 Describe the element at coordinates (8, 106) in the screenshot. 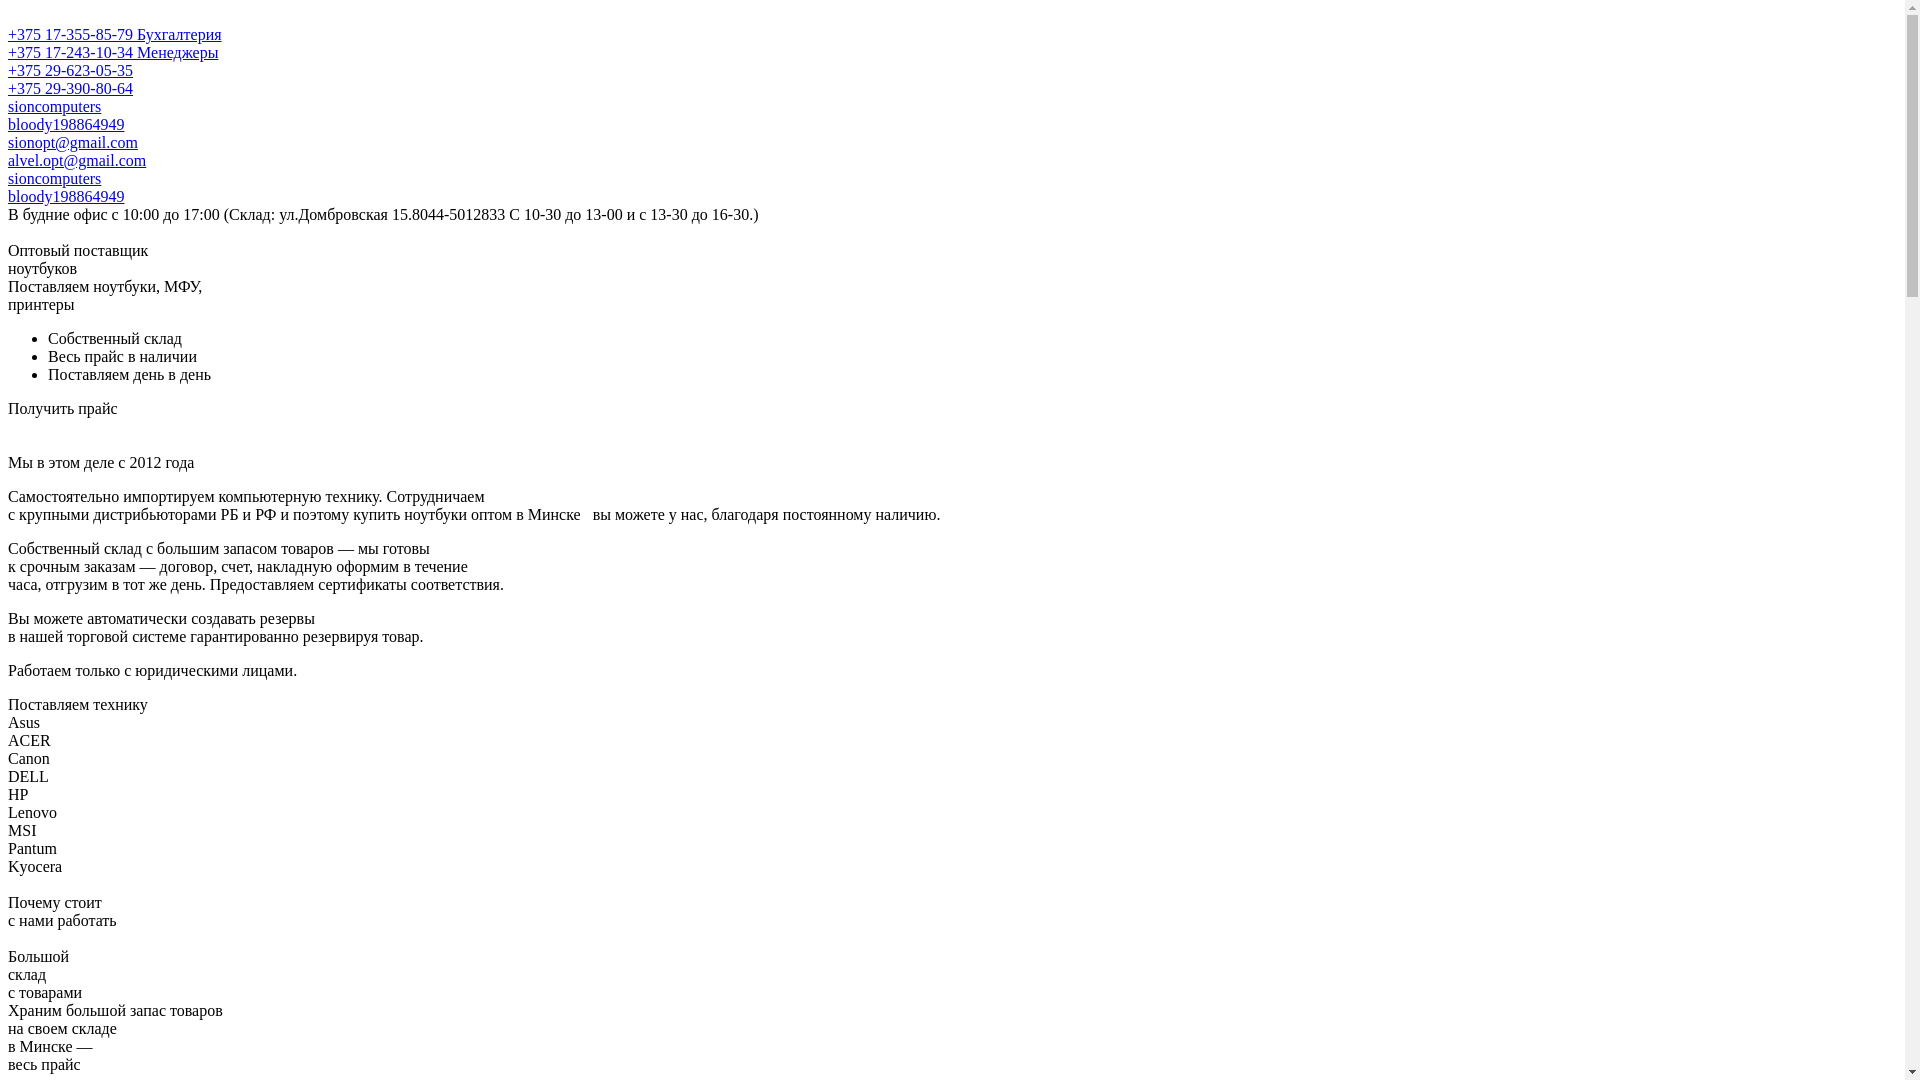

I see `'sioncomputers'` at that location.